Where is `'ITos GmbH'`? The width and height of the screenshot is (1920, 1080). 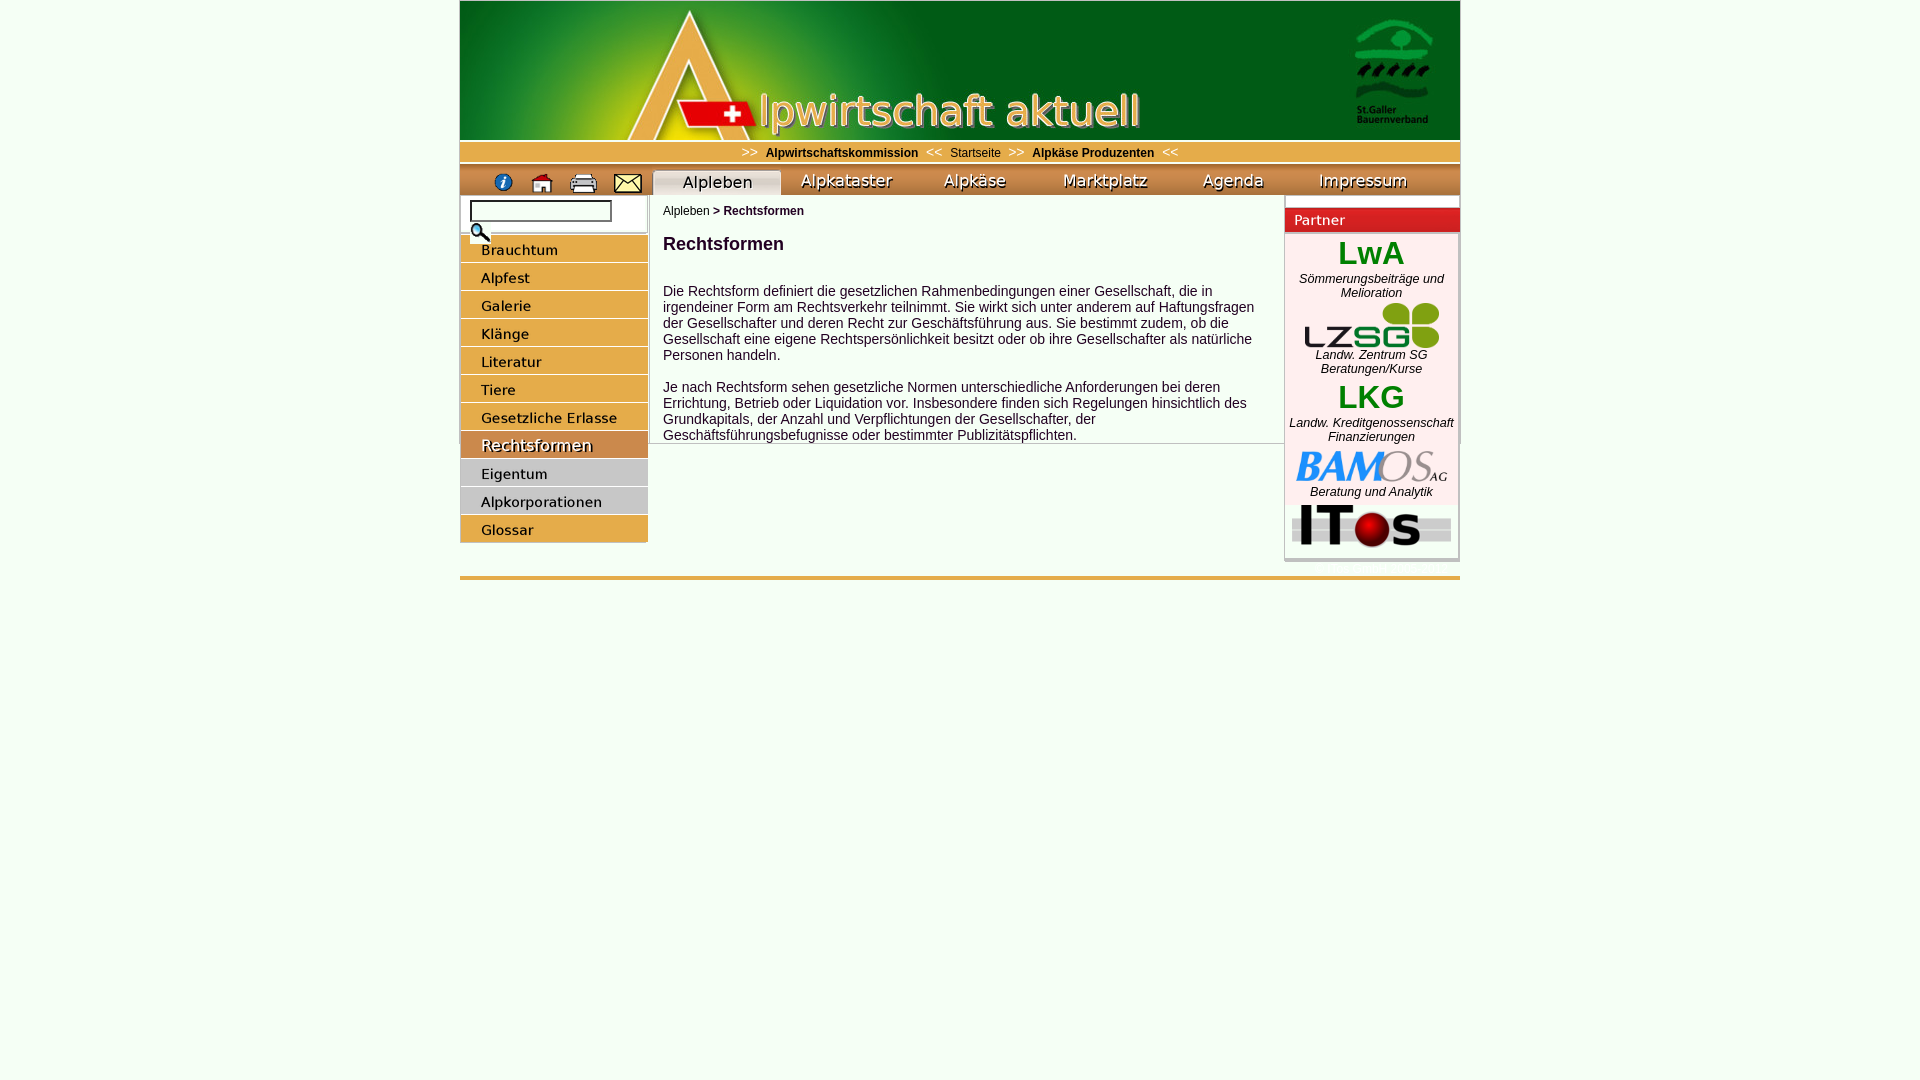 'ITos GmbH' is located at coordinates (1370, 540).